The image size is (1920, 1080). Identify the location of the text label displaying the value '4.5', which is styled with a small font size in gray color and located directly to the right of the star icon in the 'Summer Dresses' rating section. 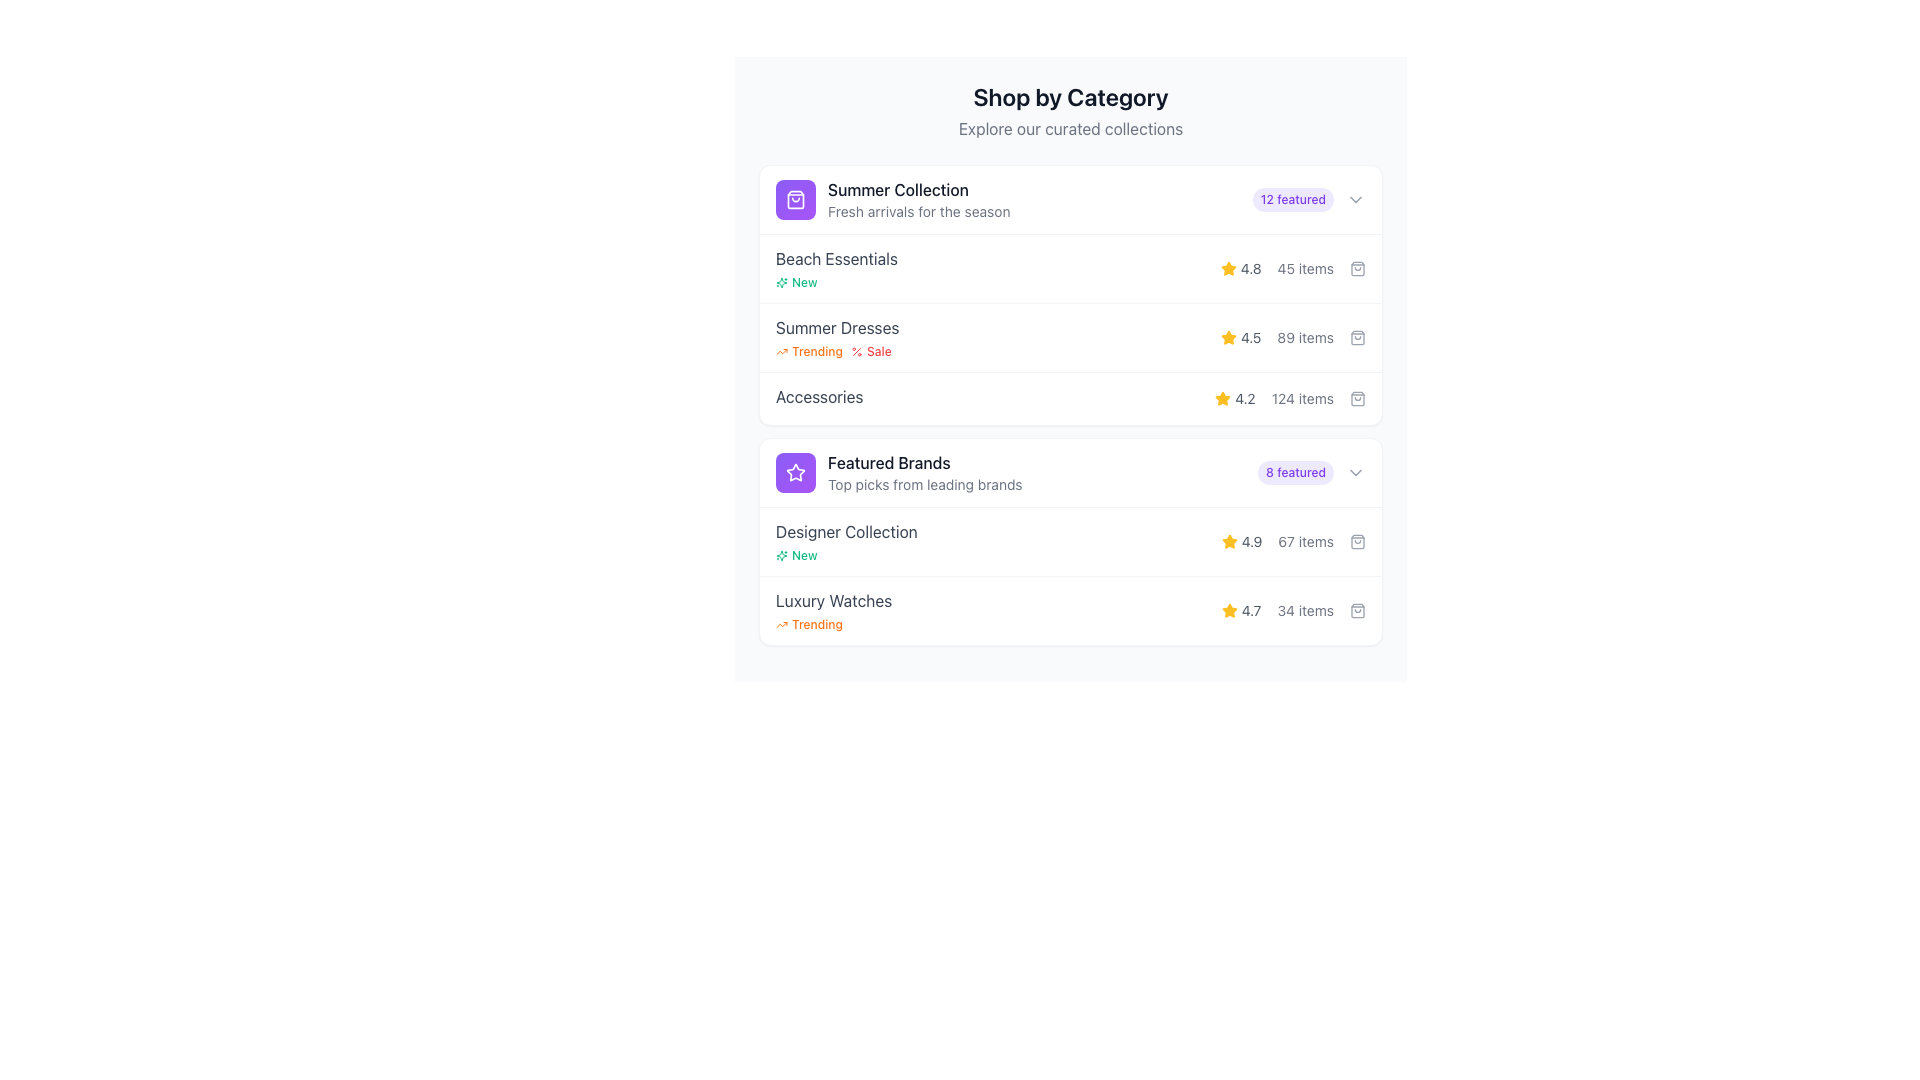
(1250, 337).